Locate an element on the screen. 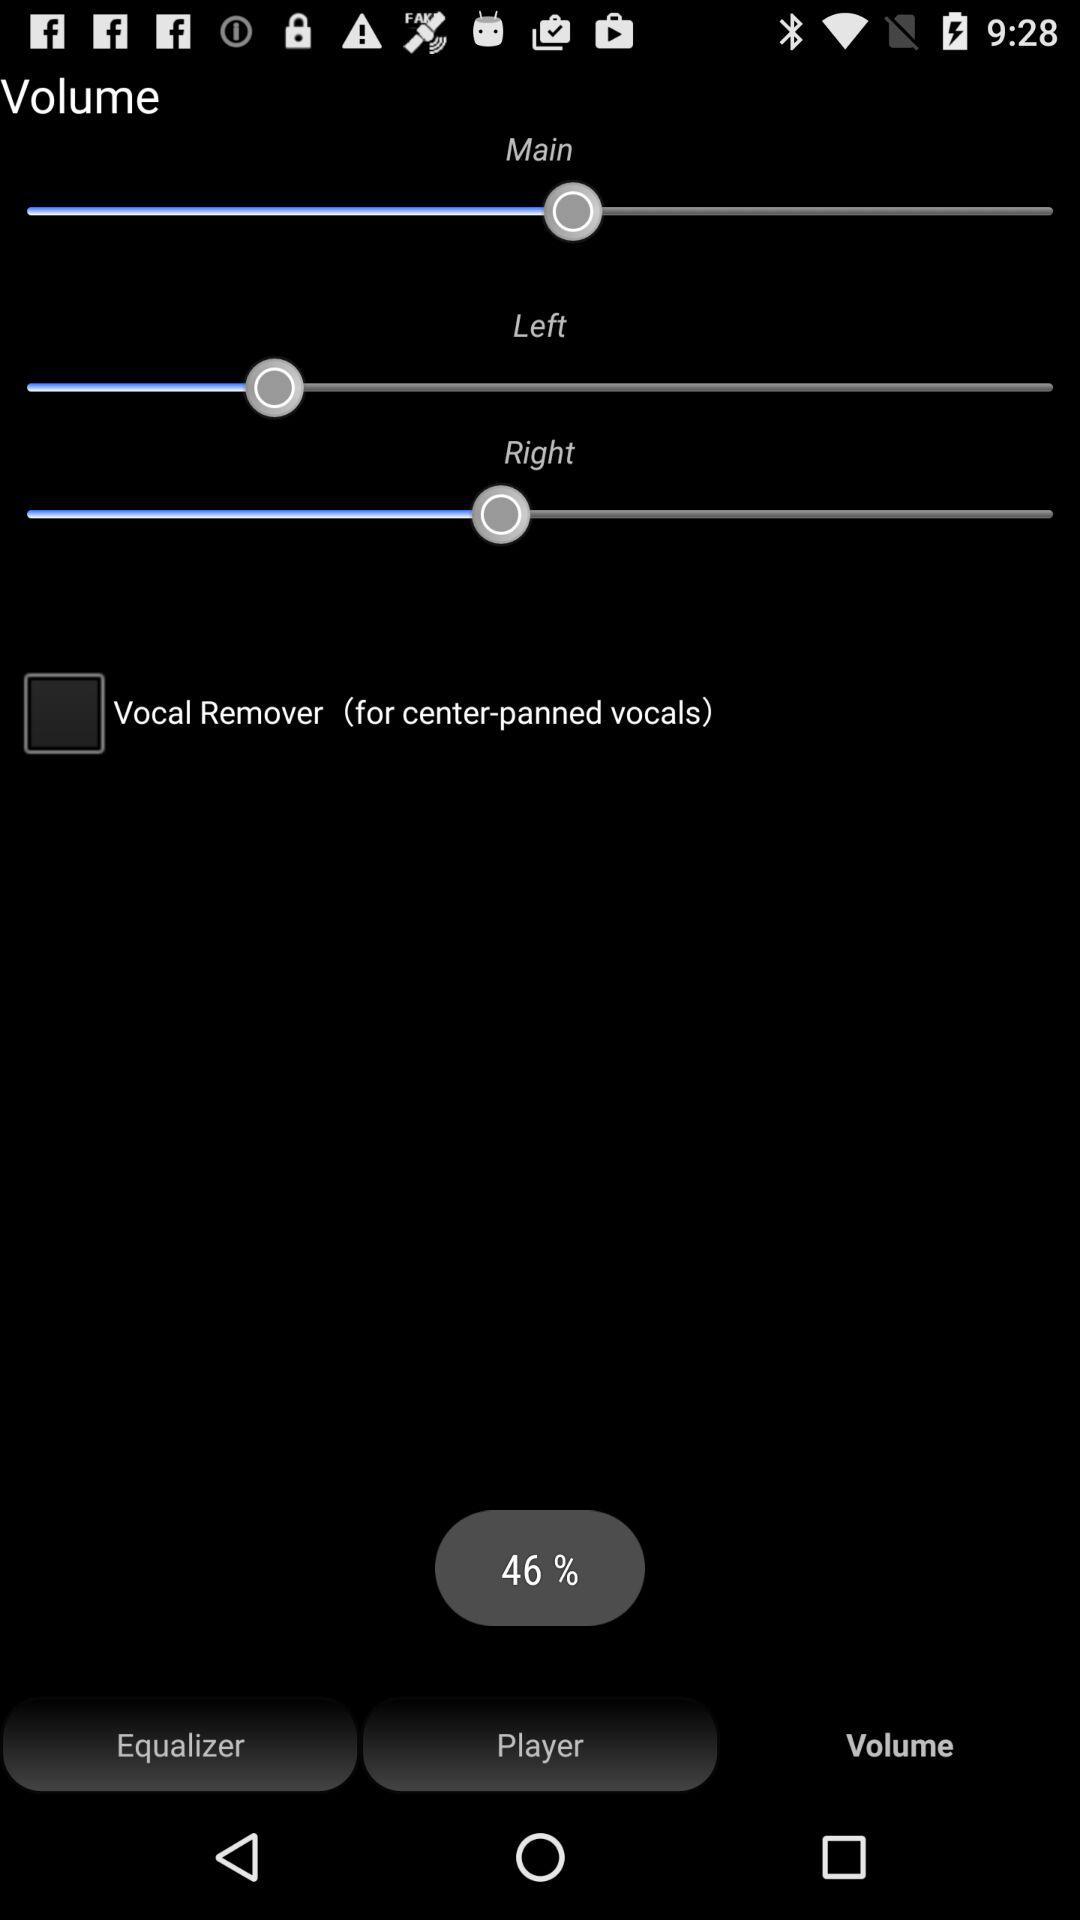  the icon next to equalizer button is located at coordinates (540, 1744).